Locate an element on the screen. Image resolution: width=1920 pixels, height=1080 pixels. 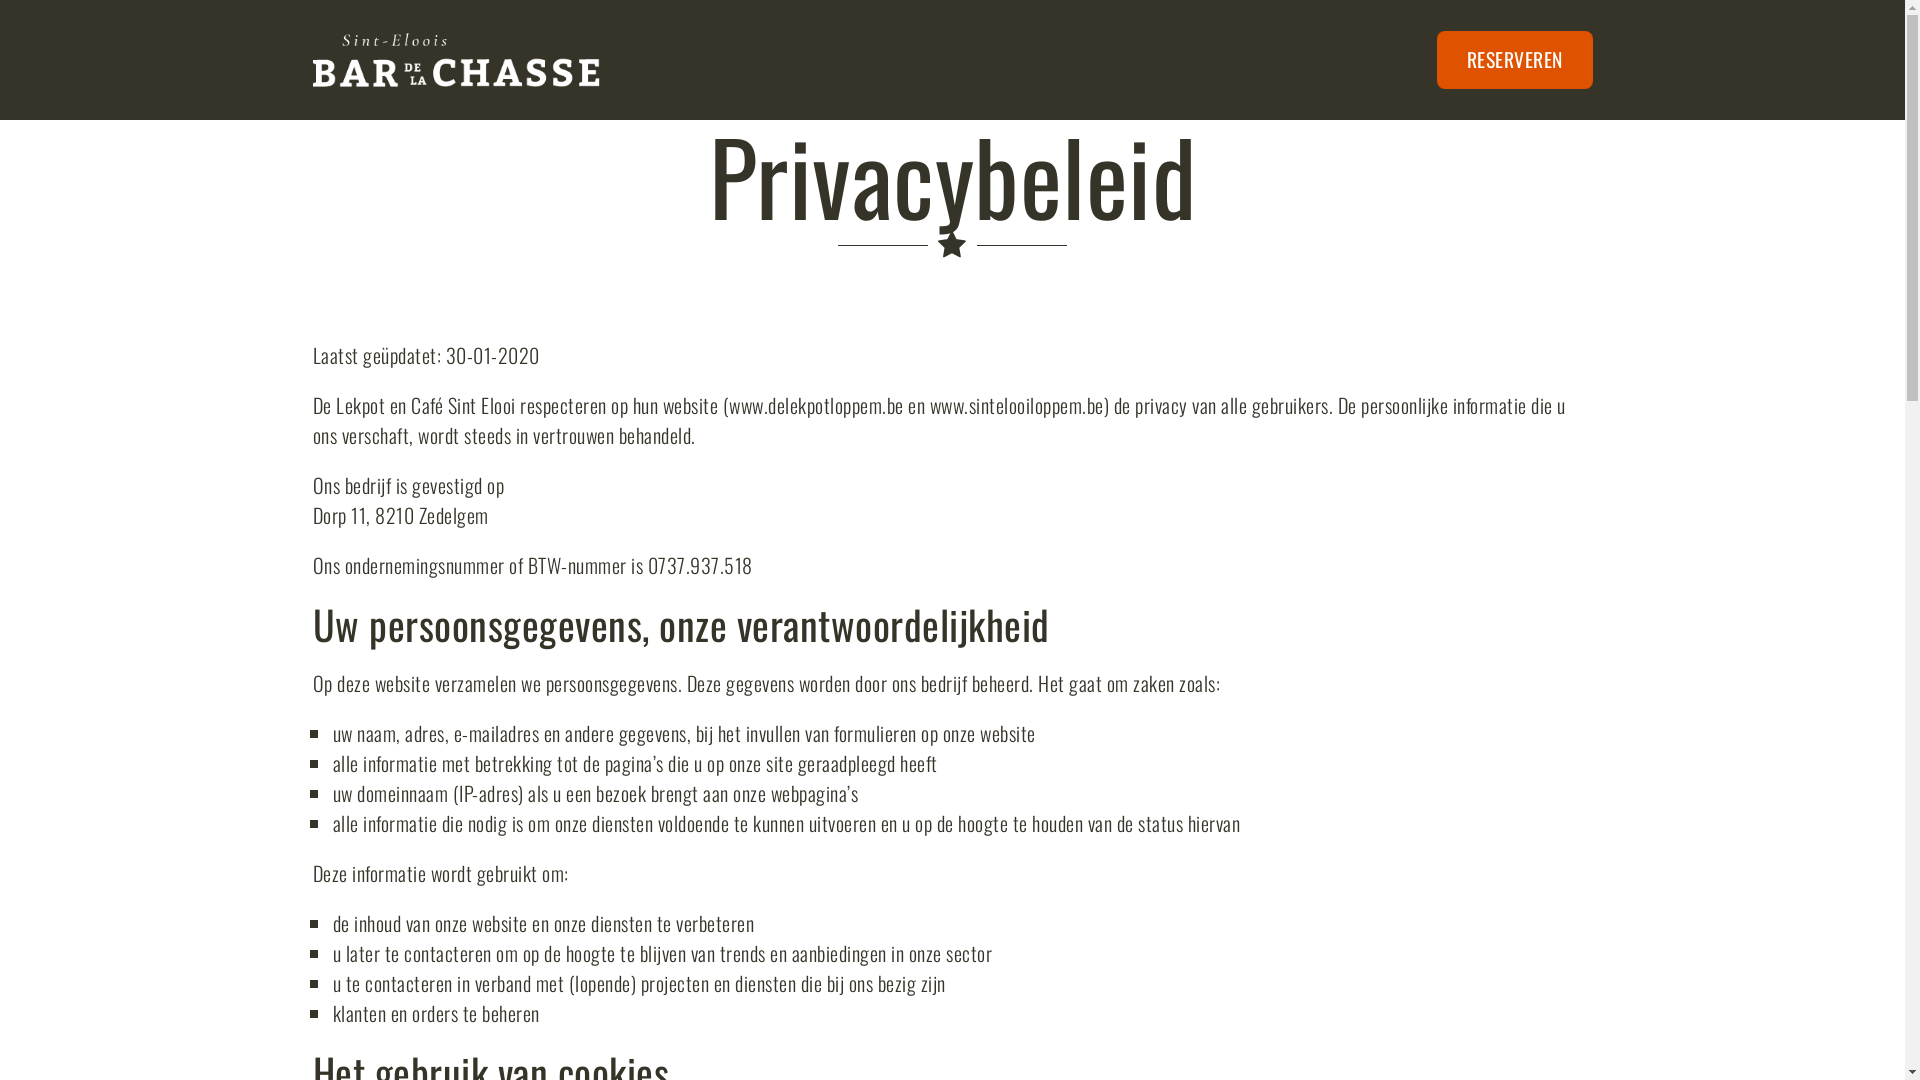
'RESERVEREN' is located at coordinates (1513, 59).